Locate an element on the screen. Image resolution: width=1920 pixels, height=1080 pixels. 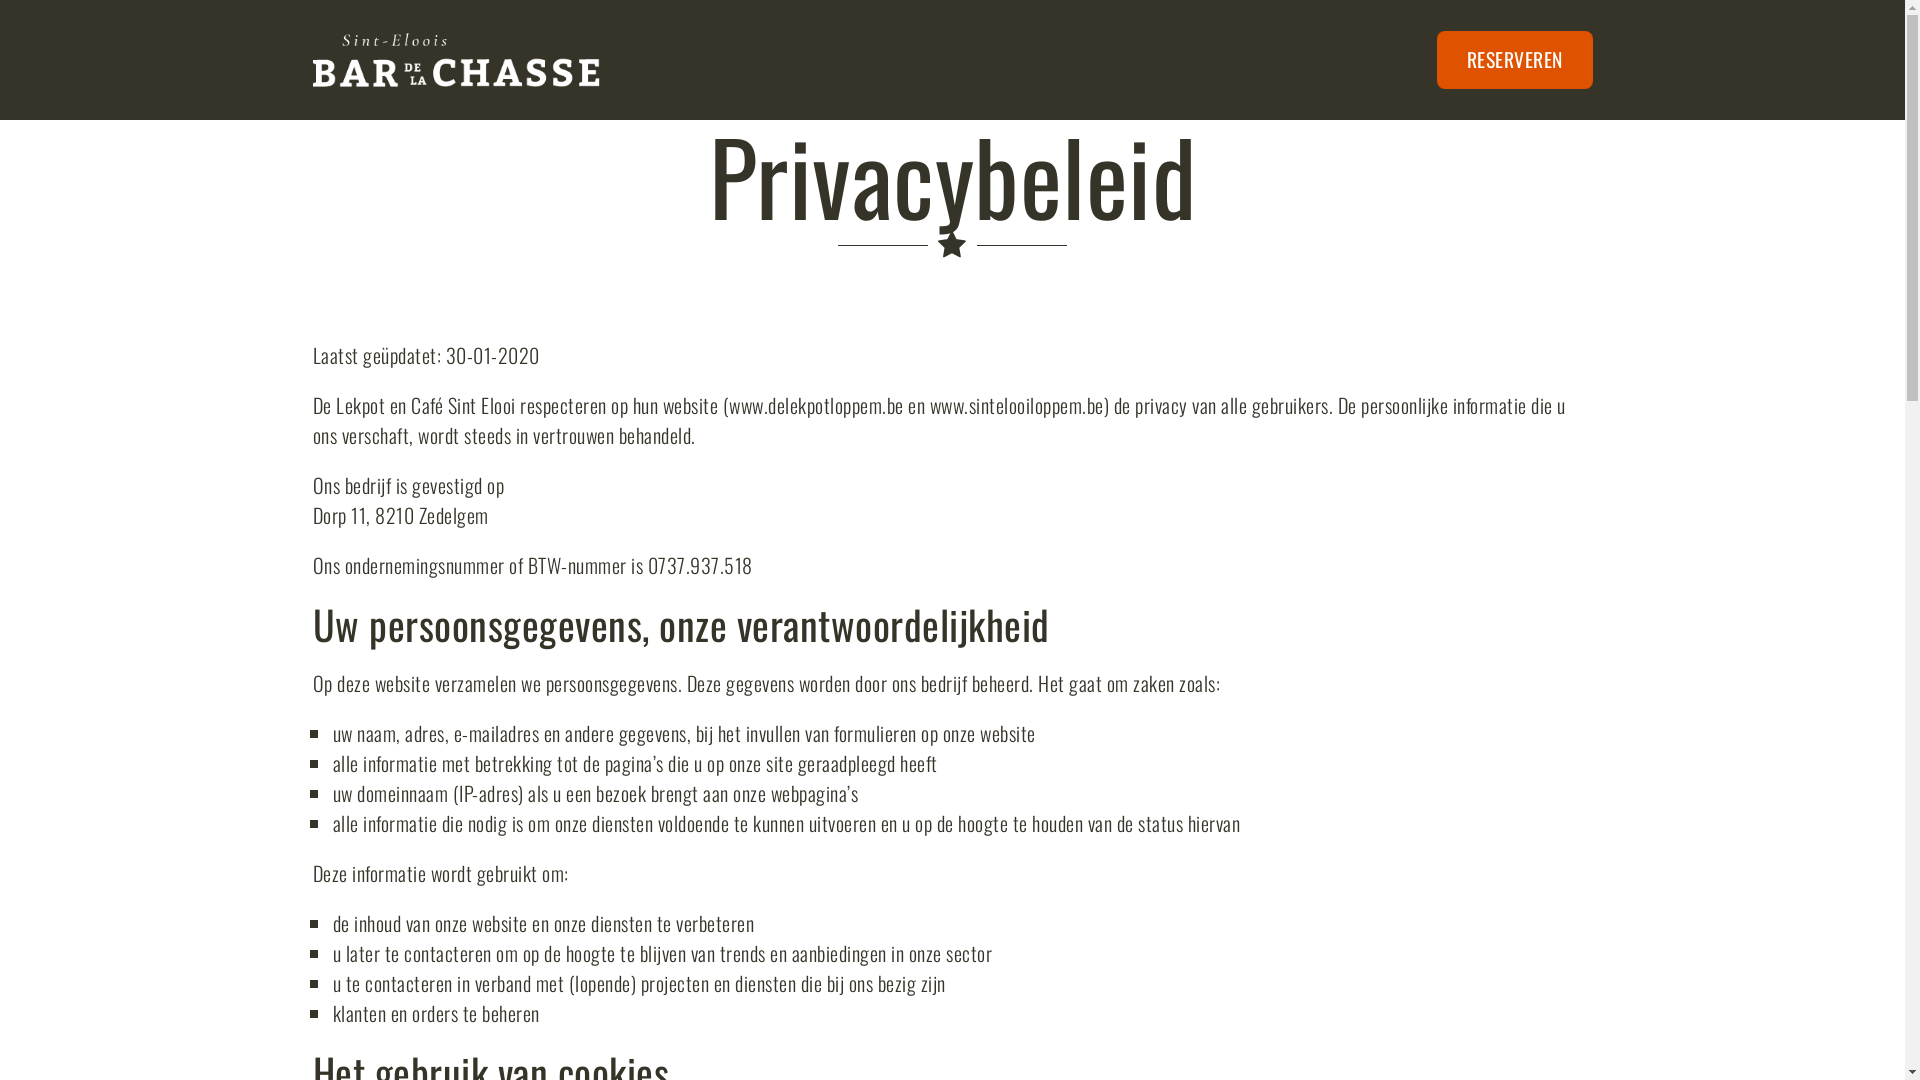
'RESERVEREN' is located at coordinates (1513, 59).